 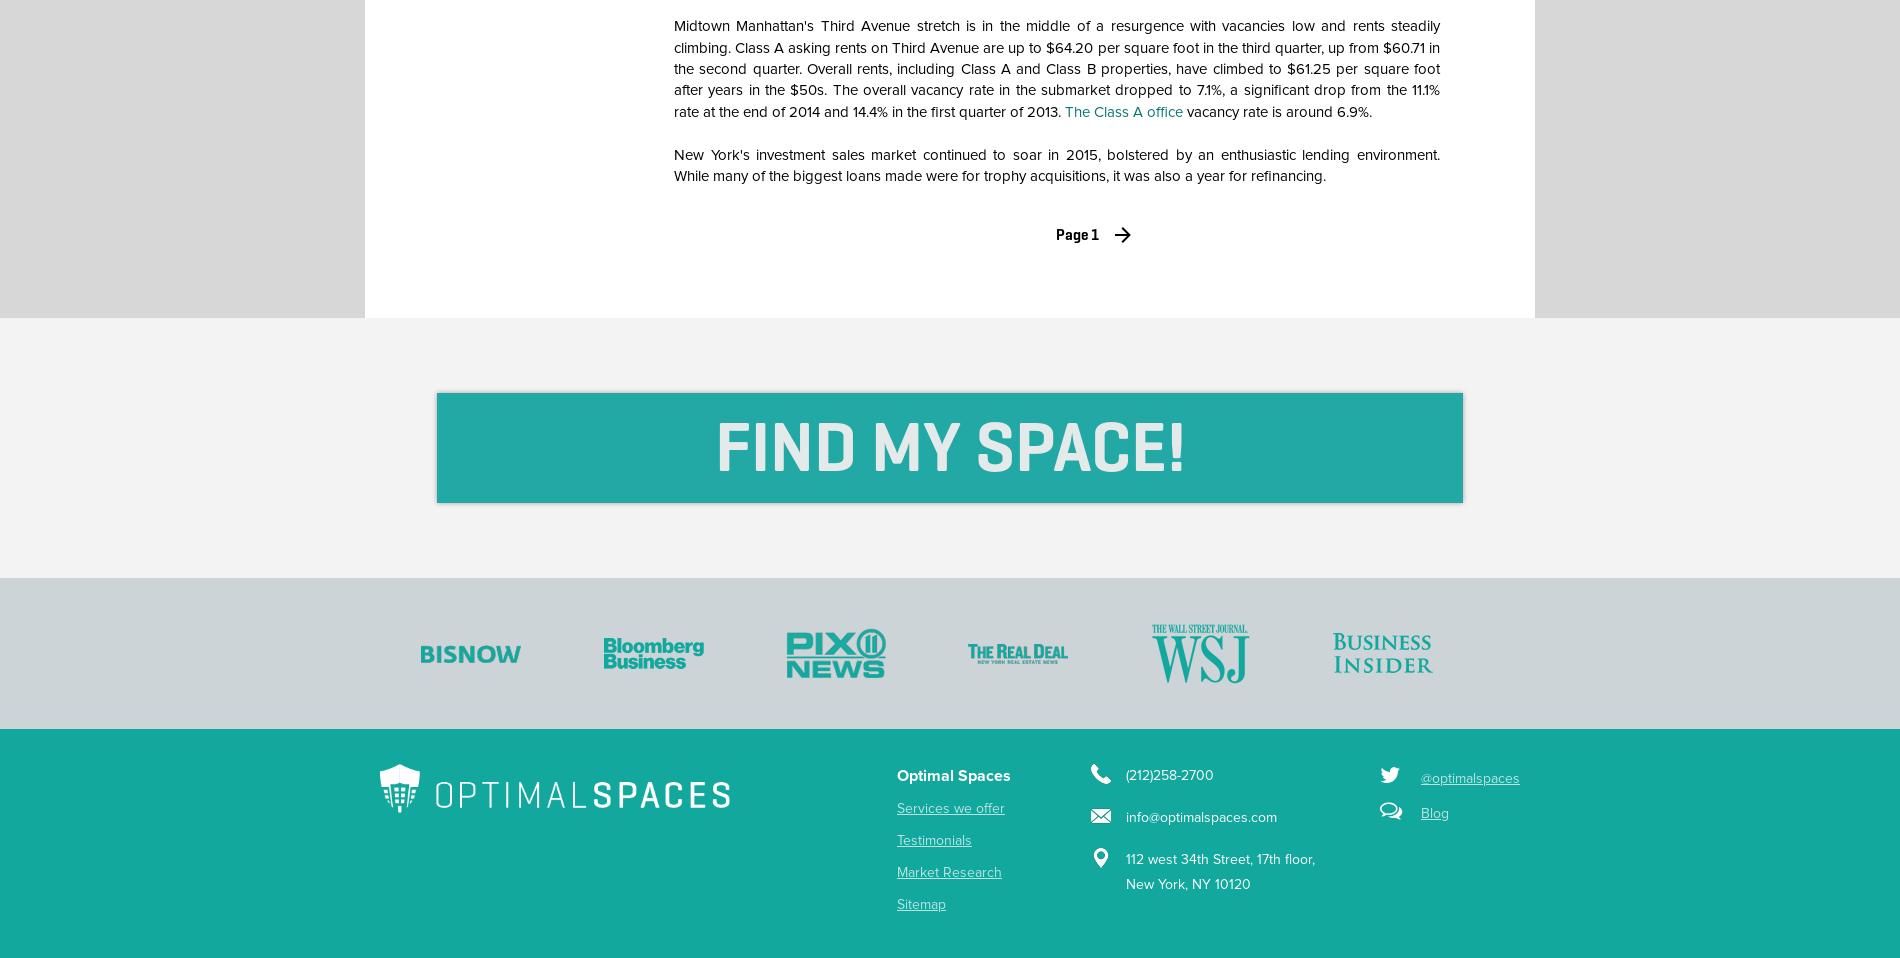 I want to click on 'info@optimalspaces.com', so click(x=1125, y=815).